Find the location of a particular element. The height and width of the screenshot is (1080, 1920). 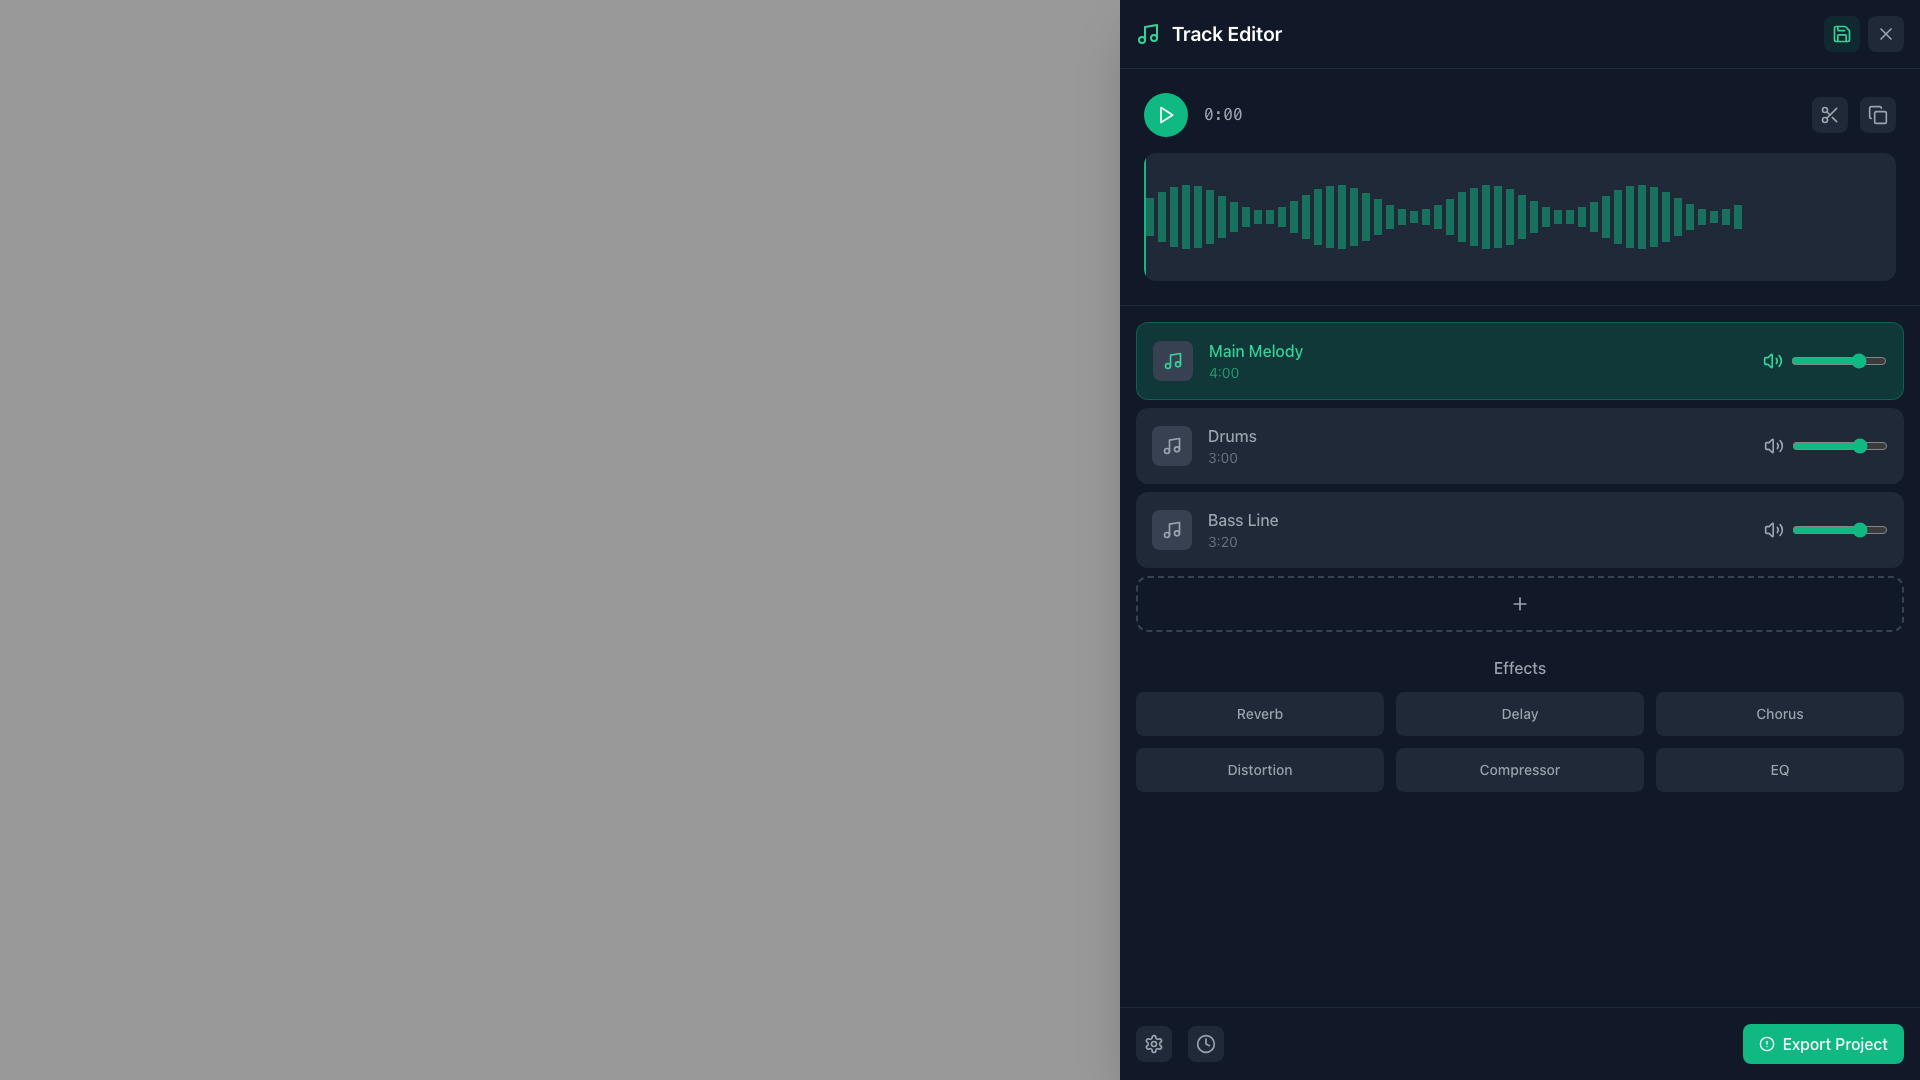

the Drums section icon located in the right sidebar of the Track Editor to guide interactions for its associated section is located at coordinates (1171, 445).